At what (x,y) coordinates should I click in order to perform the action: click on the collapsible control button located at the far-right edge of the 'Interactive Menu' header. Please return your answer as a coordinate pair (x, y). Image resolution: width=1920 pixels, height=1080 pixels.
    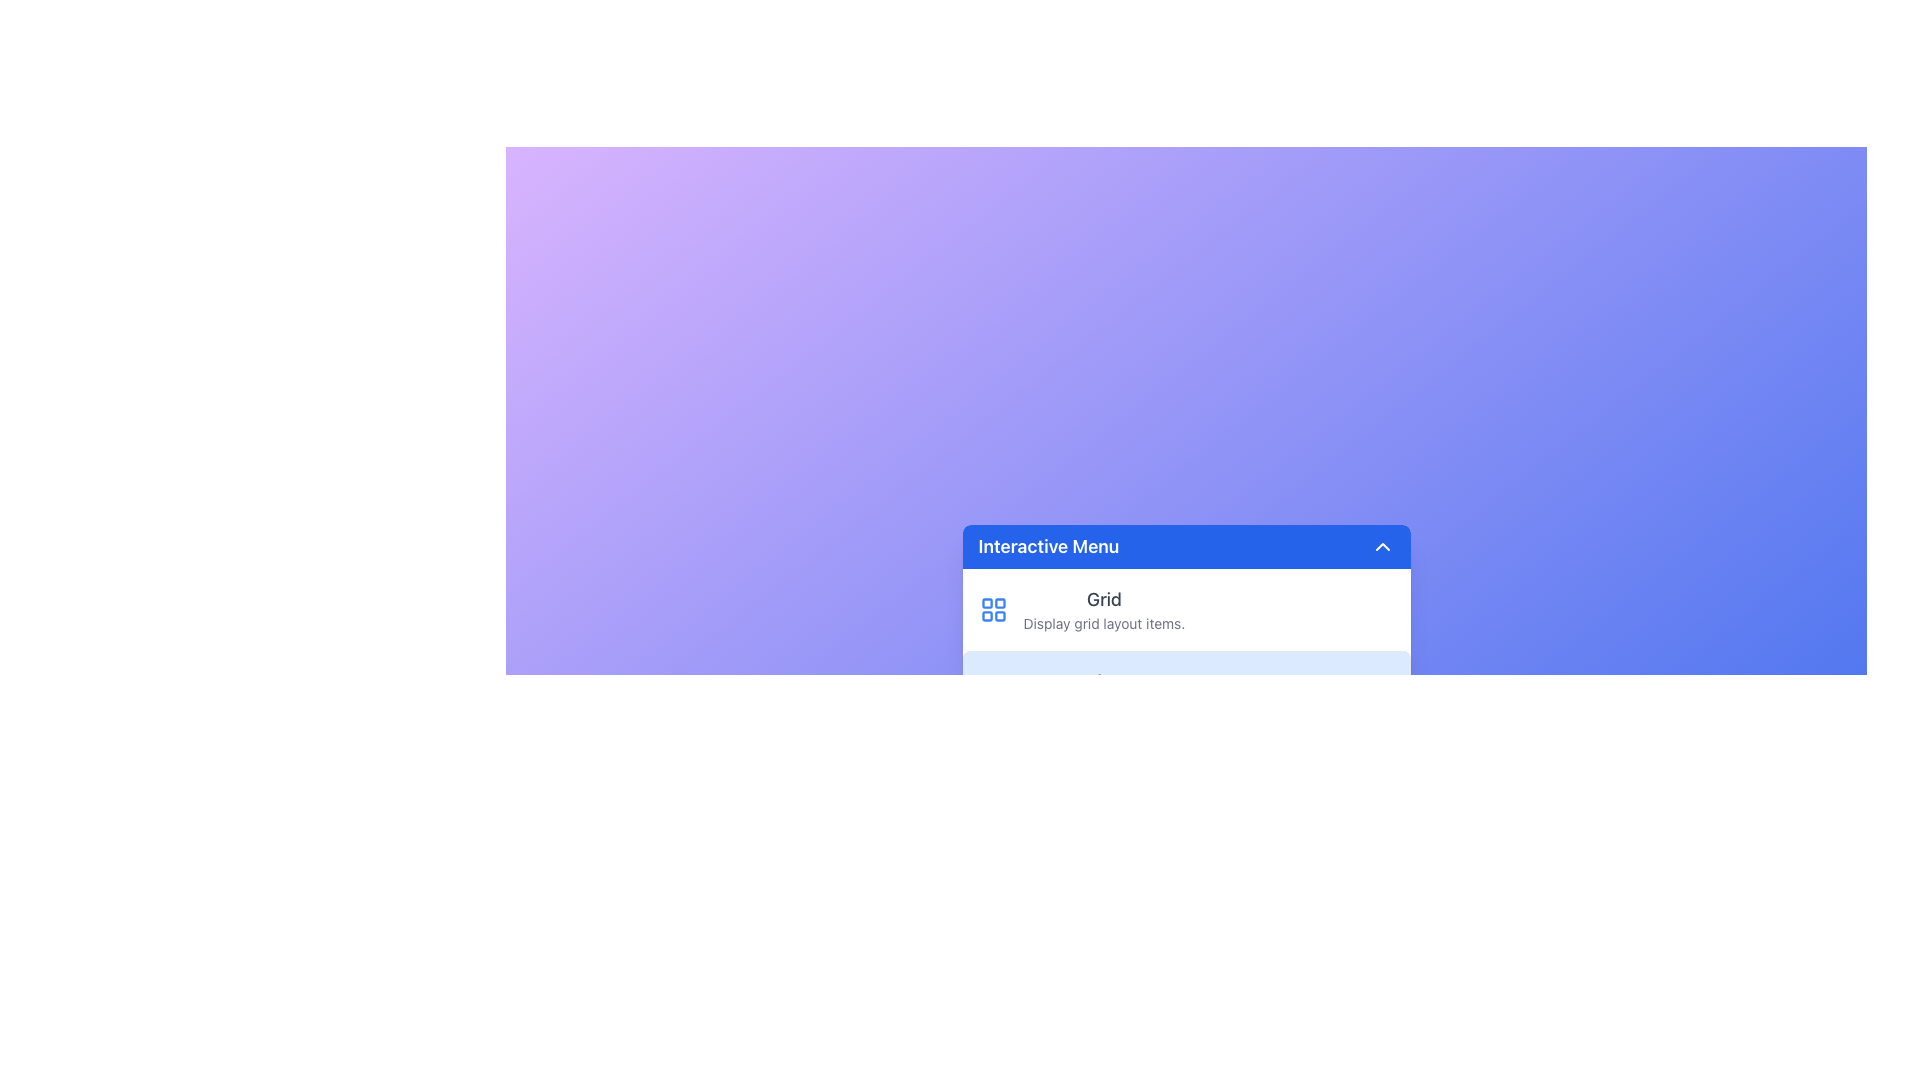
    Looking at the image, I should click on (1381, 547).